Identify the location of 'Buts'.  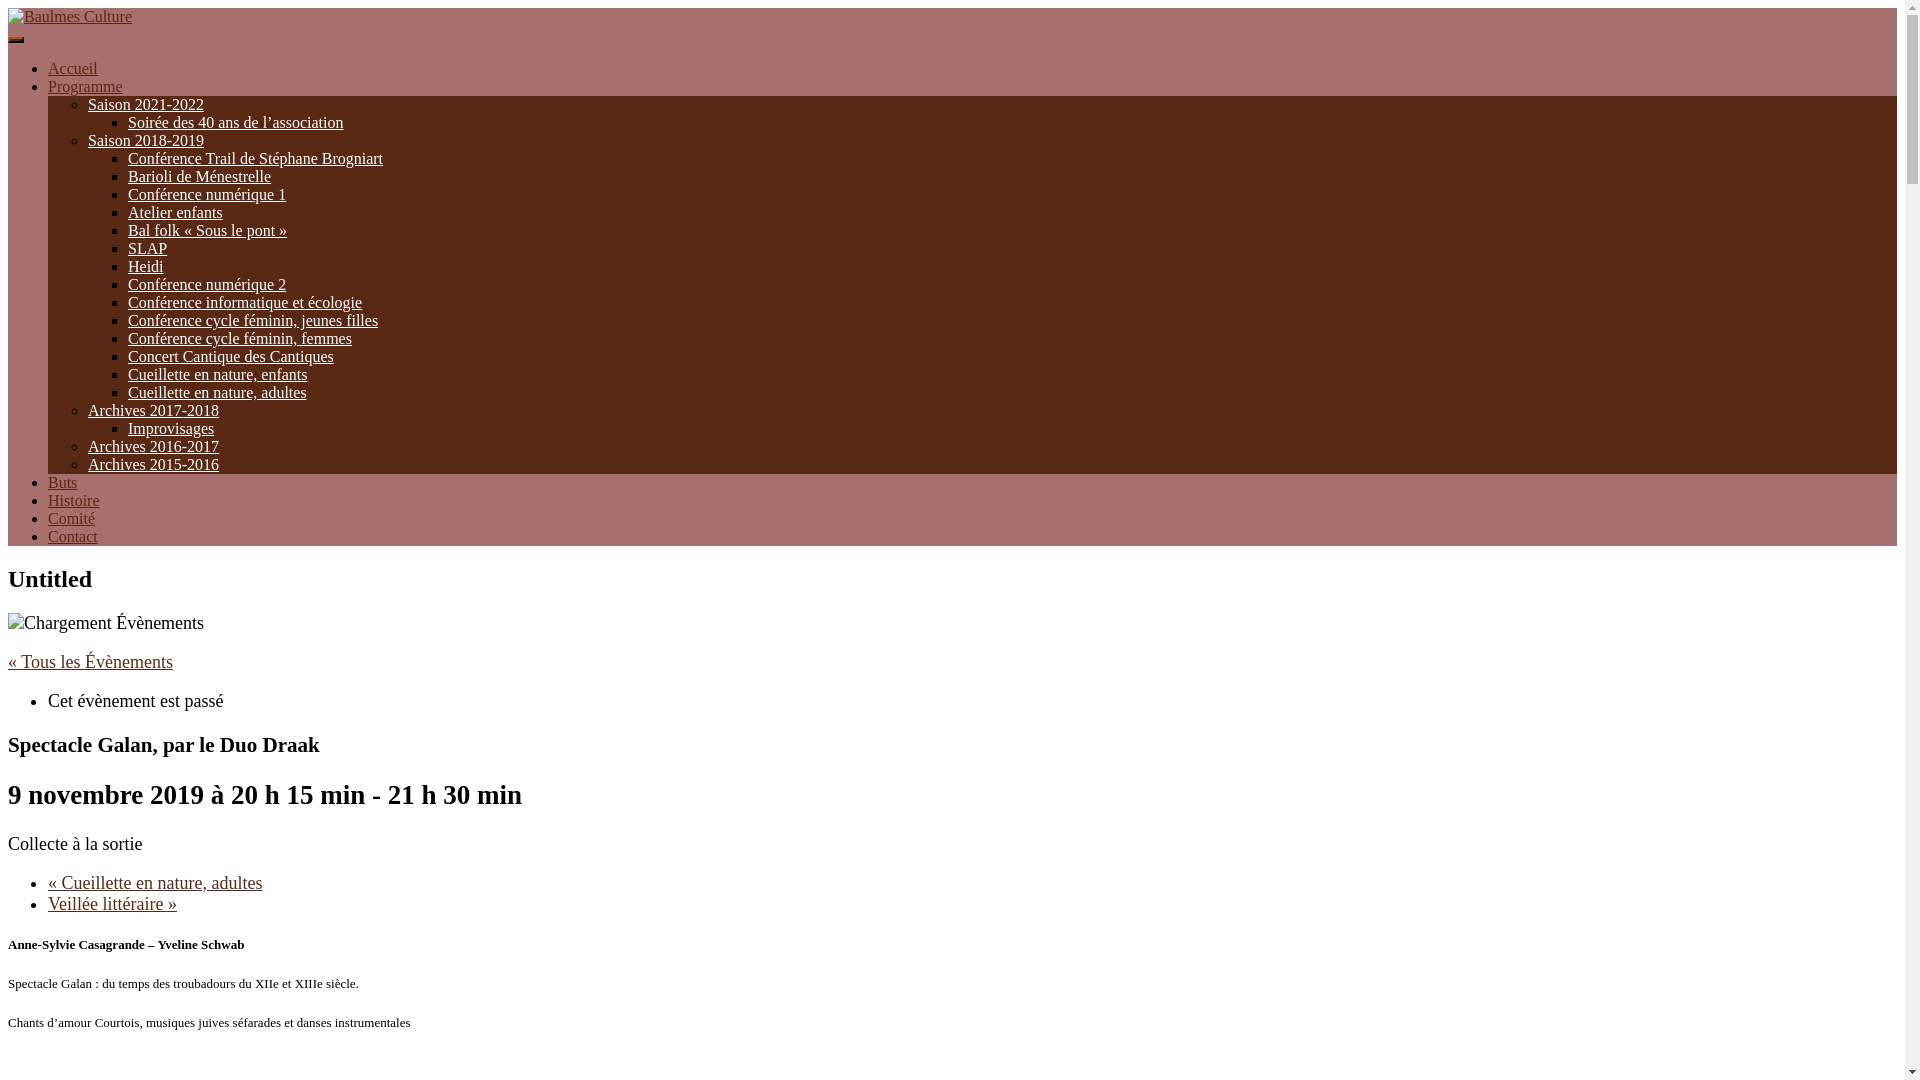
(62, 482).